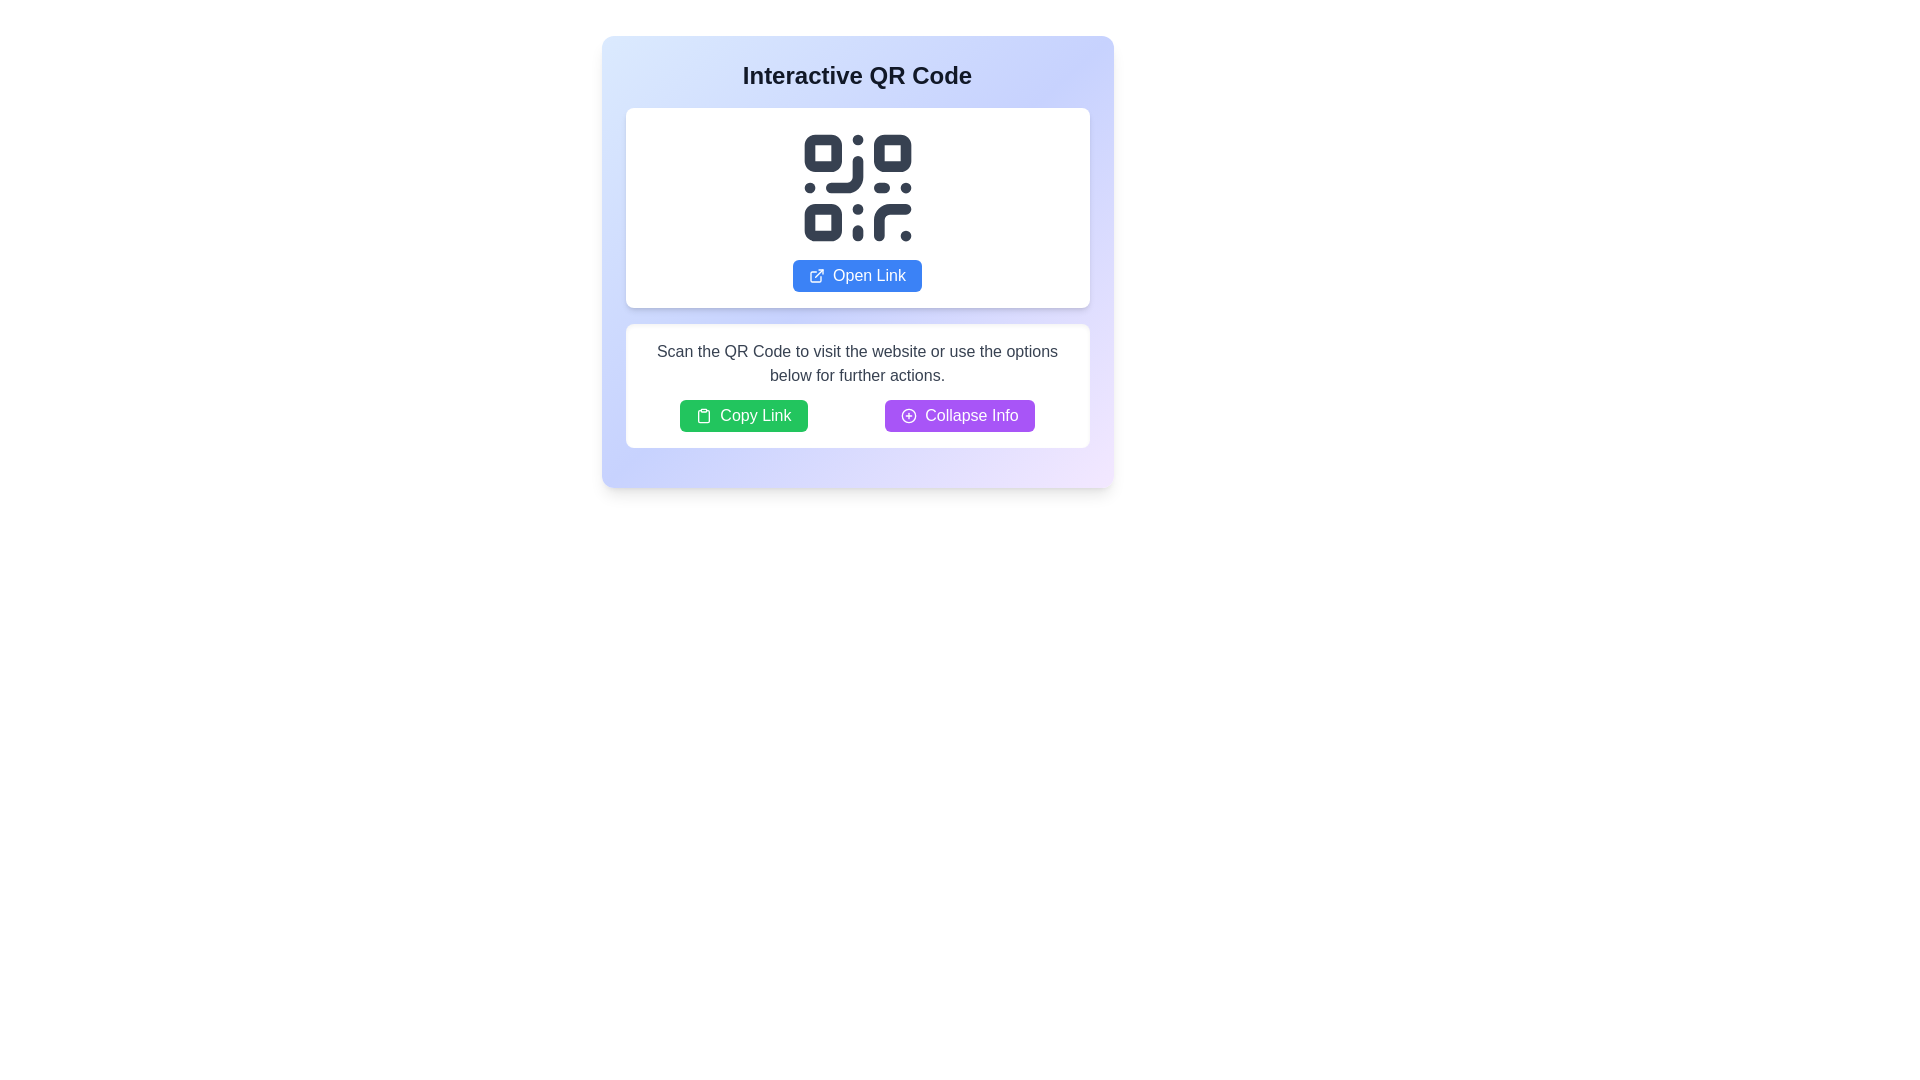 The height and width of the screenshot is (1080, 1920). I want to click on the small black square with rounded corners located in the bottom left corner of the QR code, which is the third square from the top-left within the SVG graphic, so click(822, 222).